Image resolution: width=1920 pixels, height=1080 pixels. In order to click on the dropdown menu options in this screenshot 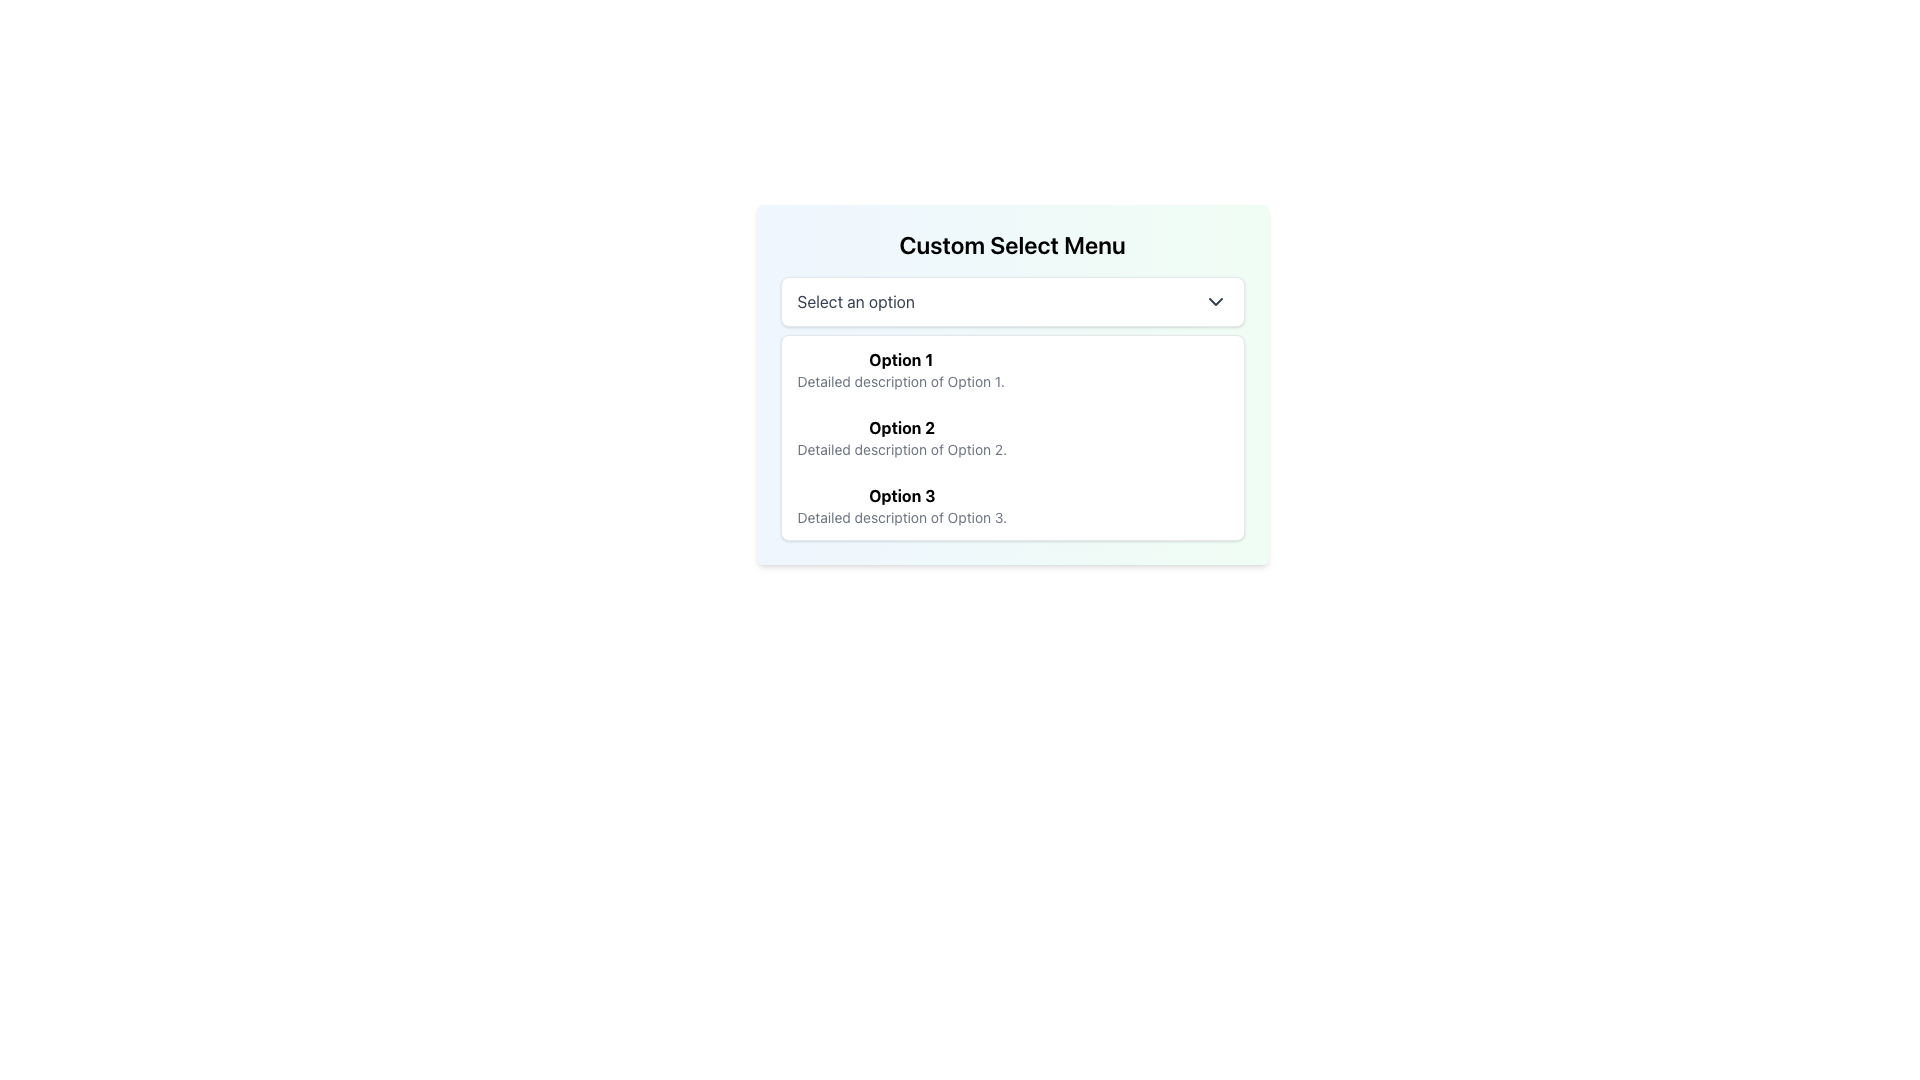, I will do `click(1012, 437)`.